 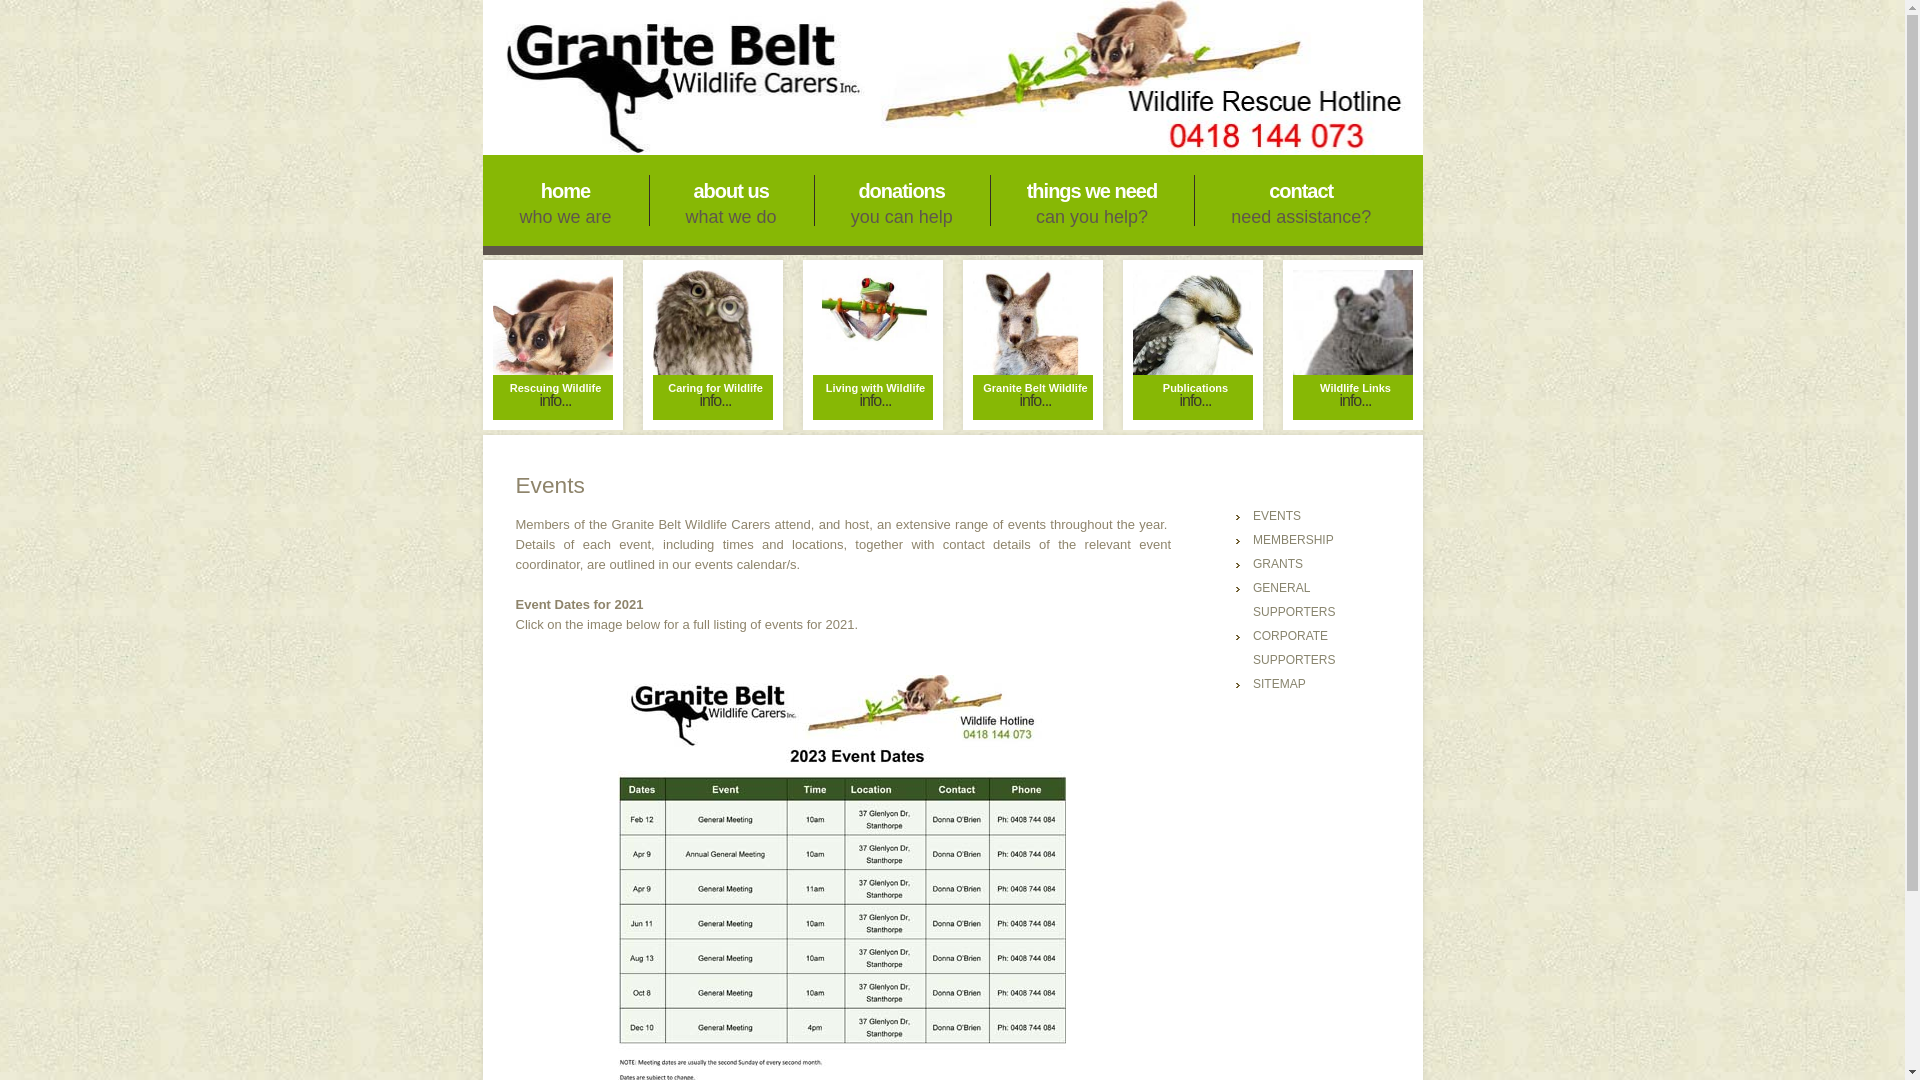 What do you see at coordinates (565, 400) in the screenshot?
I see `'info...'` at bounding box center [565, 400].